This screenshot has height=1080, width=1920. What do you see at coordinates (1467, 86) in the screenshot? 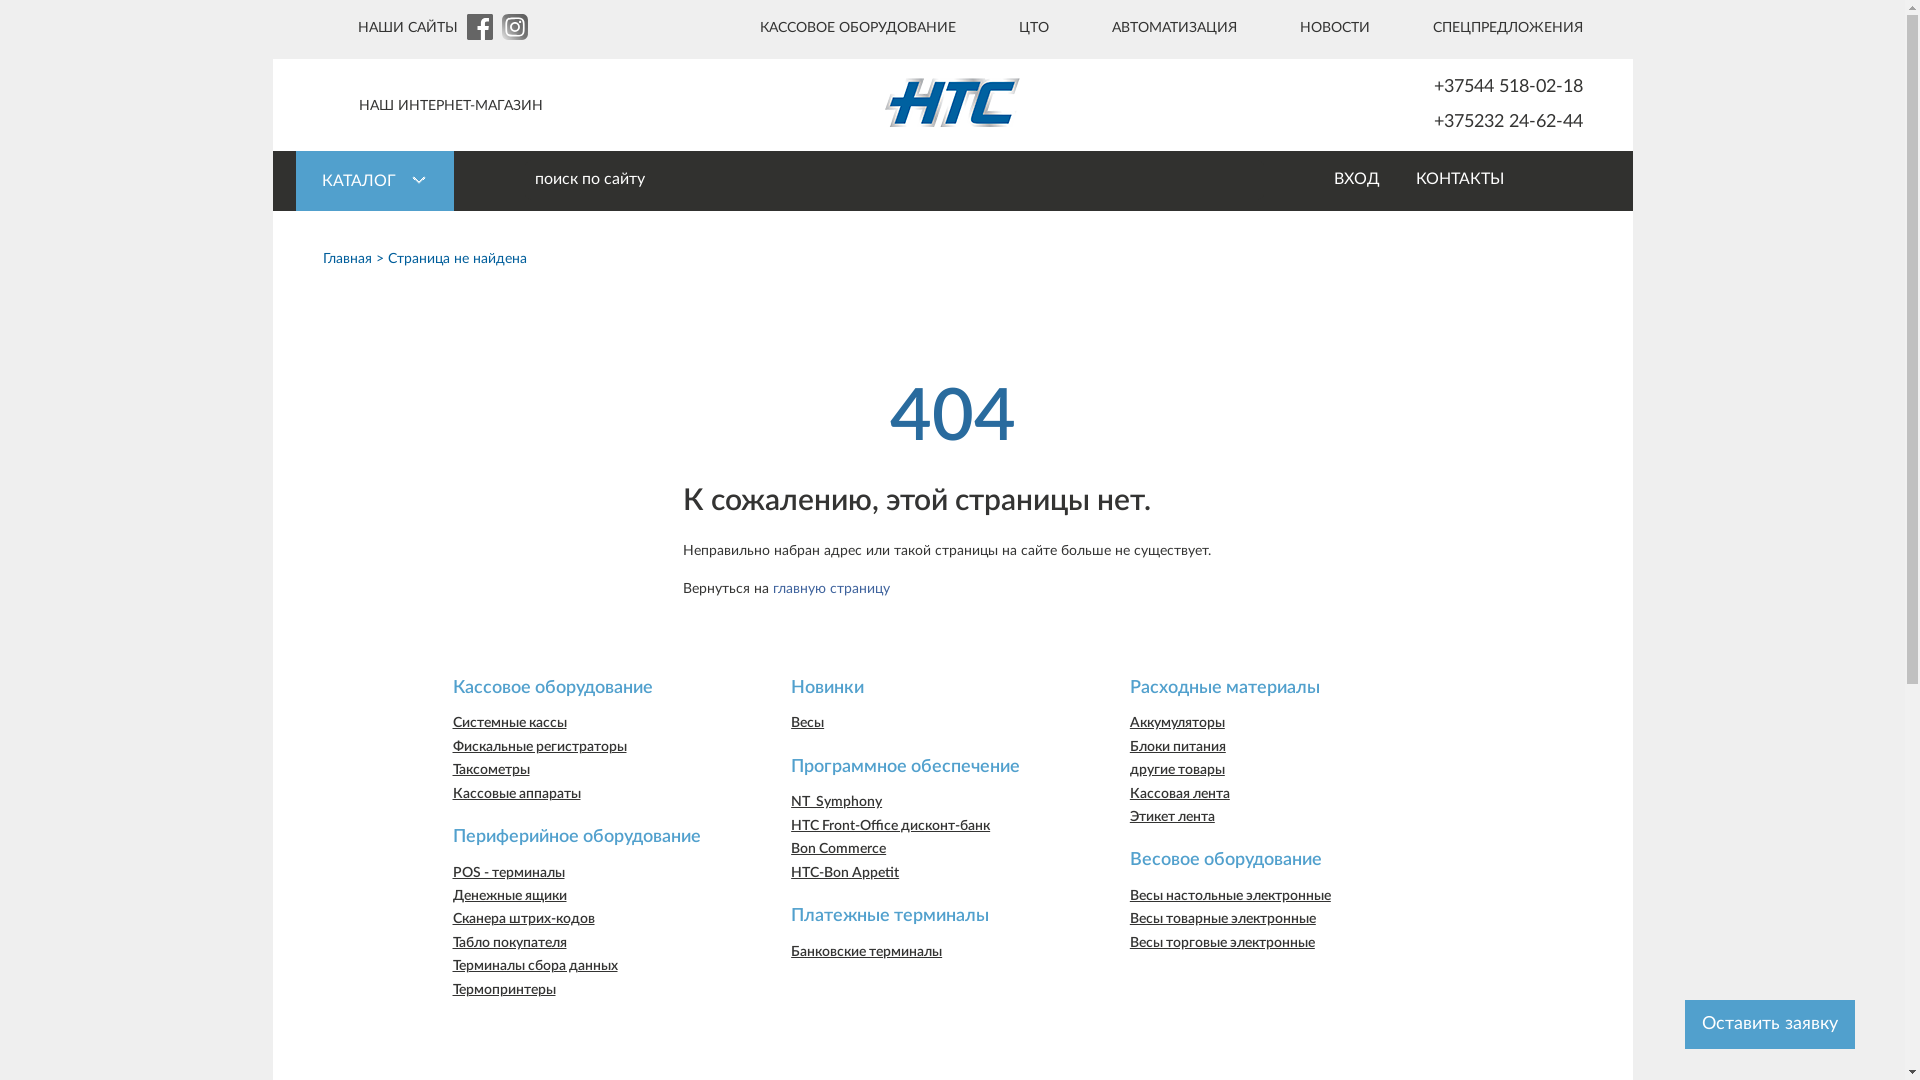
I see `'+37544 518-02-18'` at bounding box center [1467, 86].